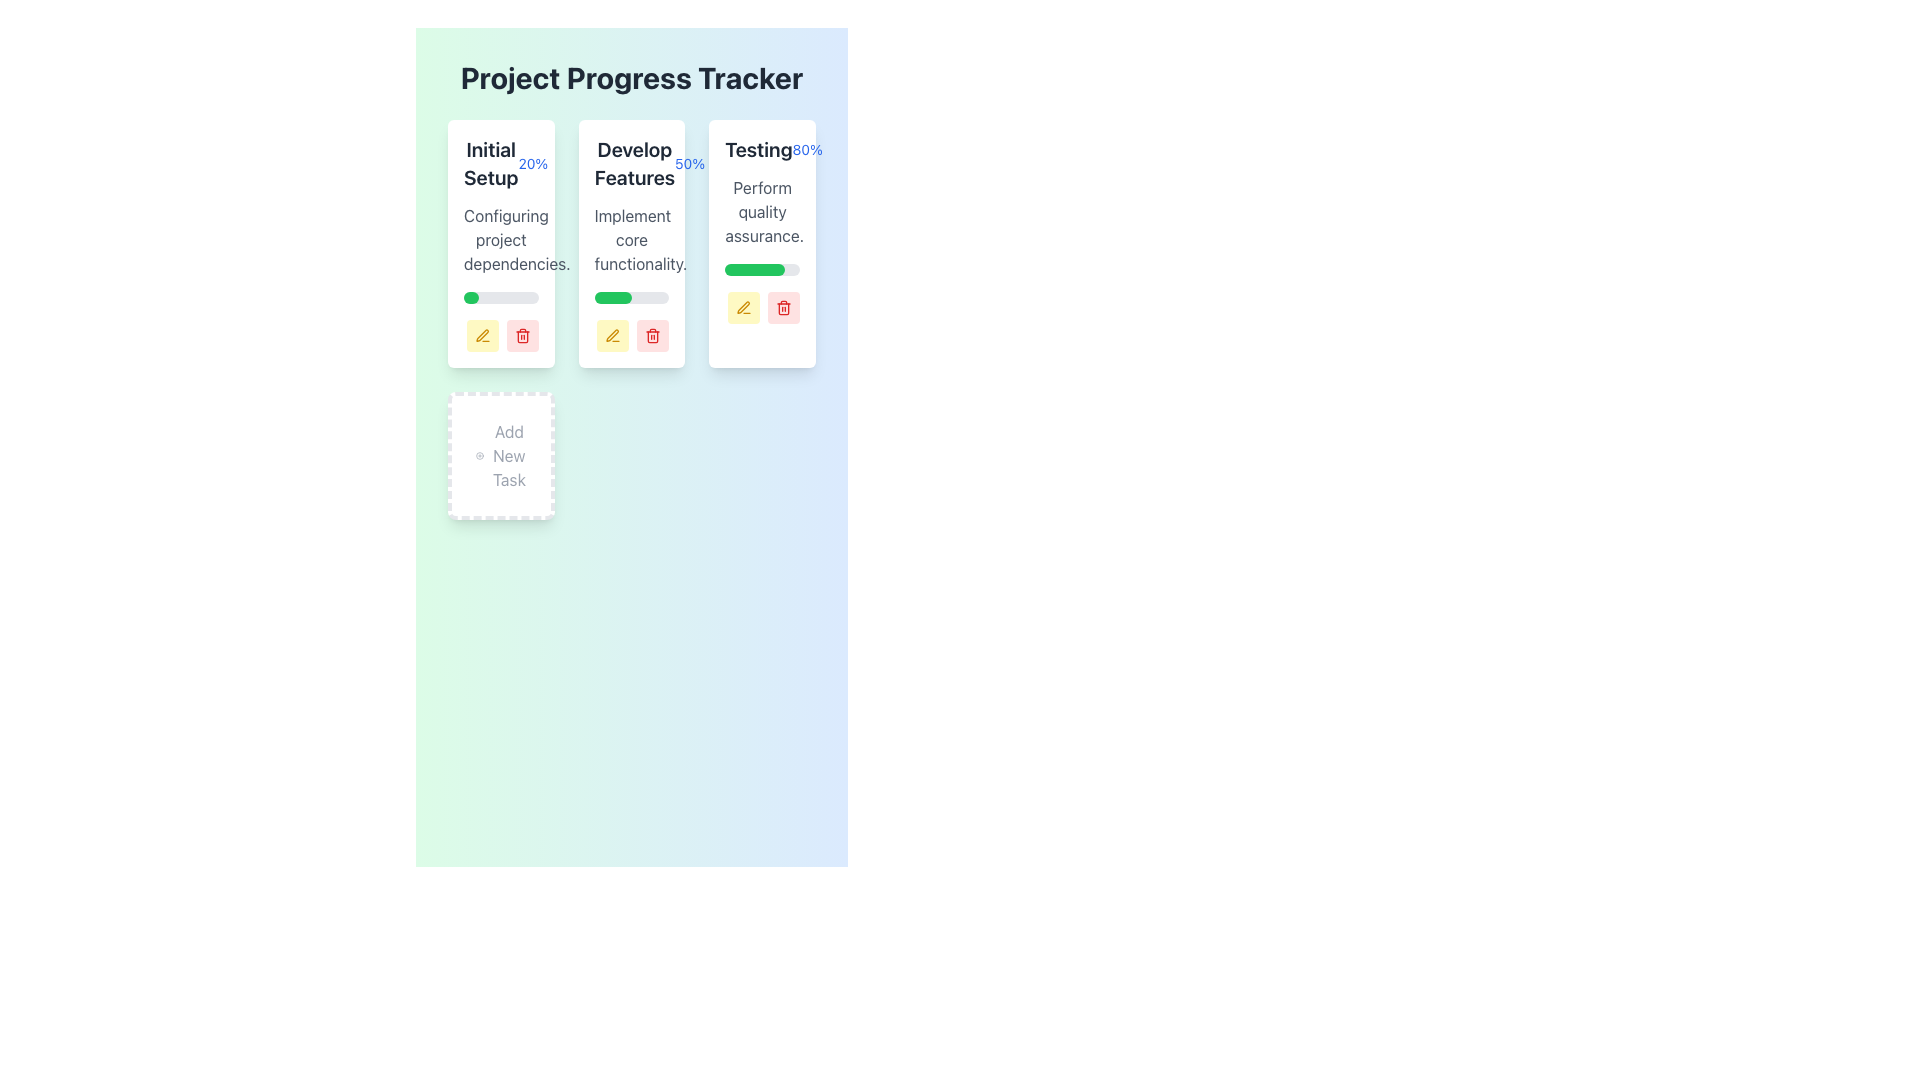 This screenshot has height=1080, width=1920. What do you see at coordinates (509, 455) in the screenshot?
I see `the 'Add New Task' text label, which is styled in gray and located within a rounded white card with a dashed border, positioned below the main task cards and aligned with the adjacent '+' icon` at bounding box center [509, 455].